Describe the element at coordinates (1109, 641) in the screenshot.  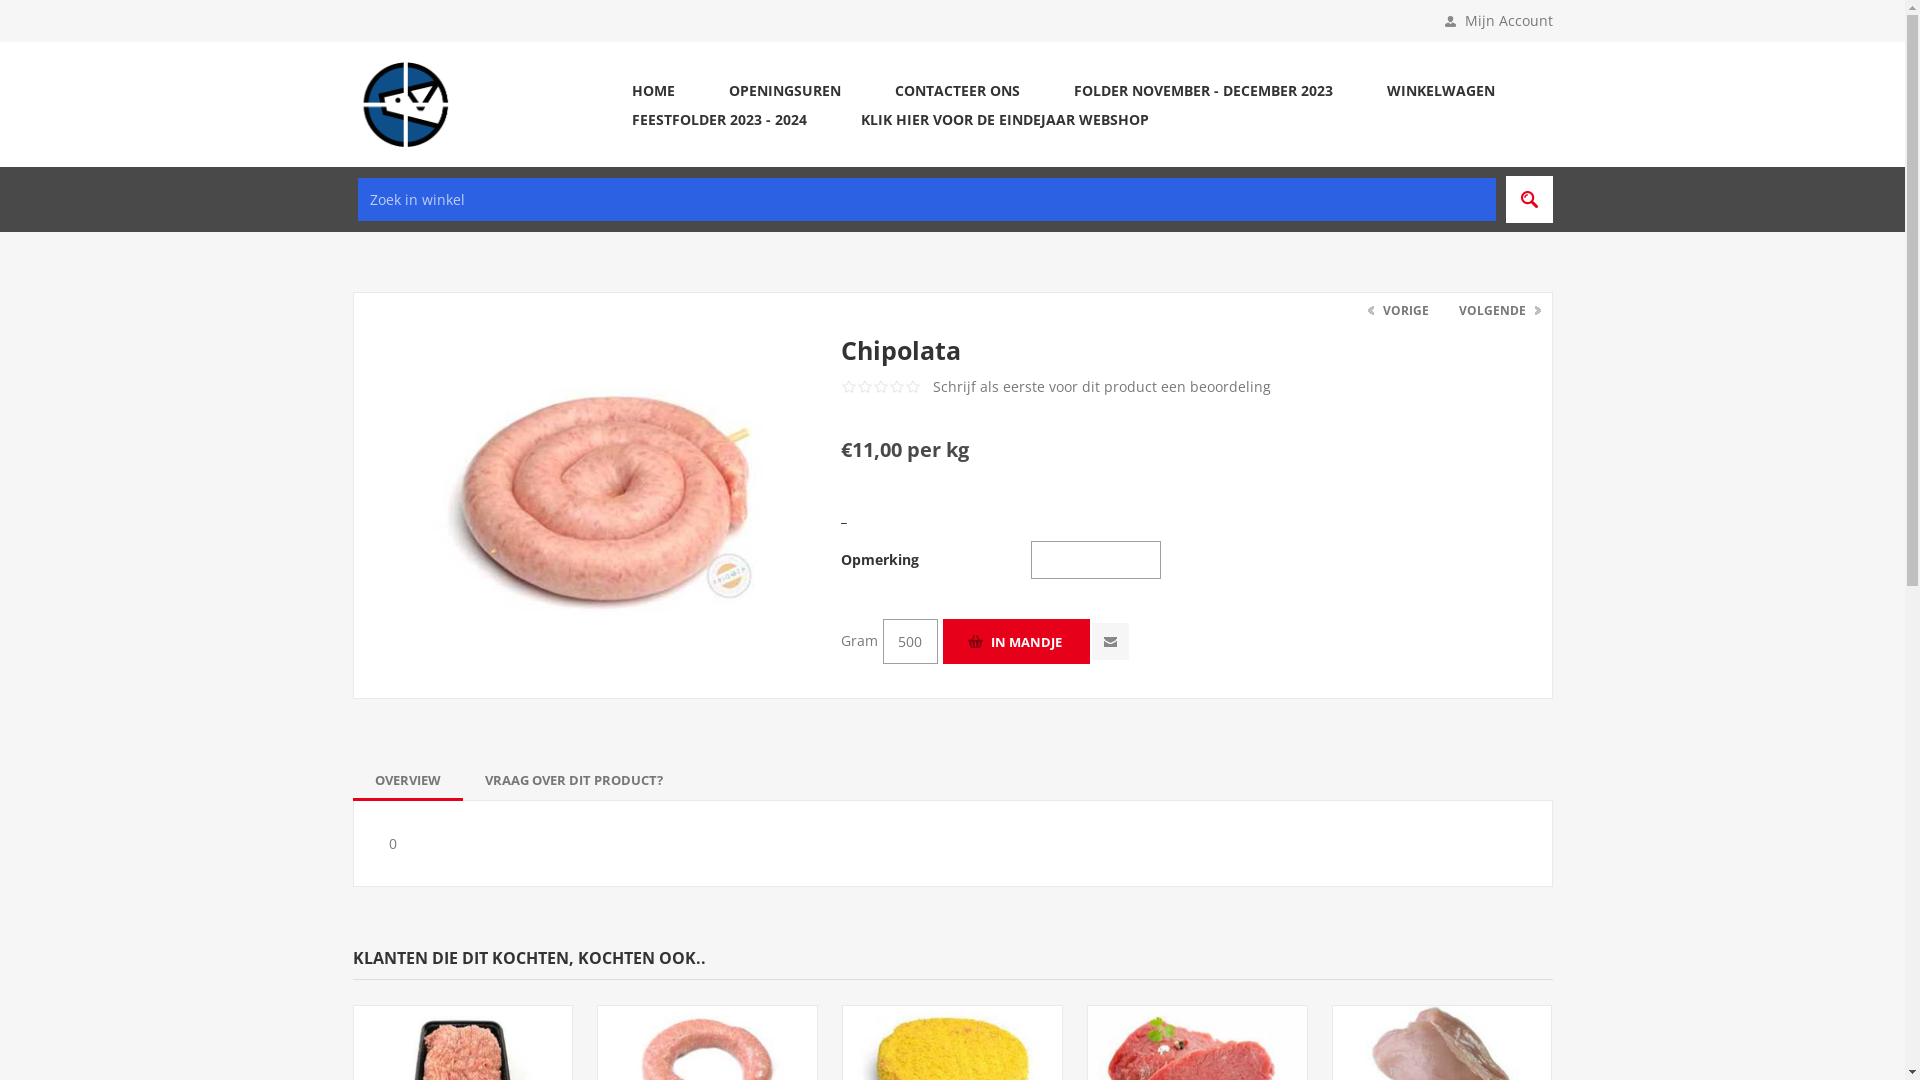
I see `'E-mail een vriend'` at that location.